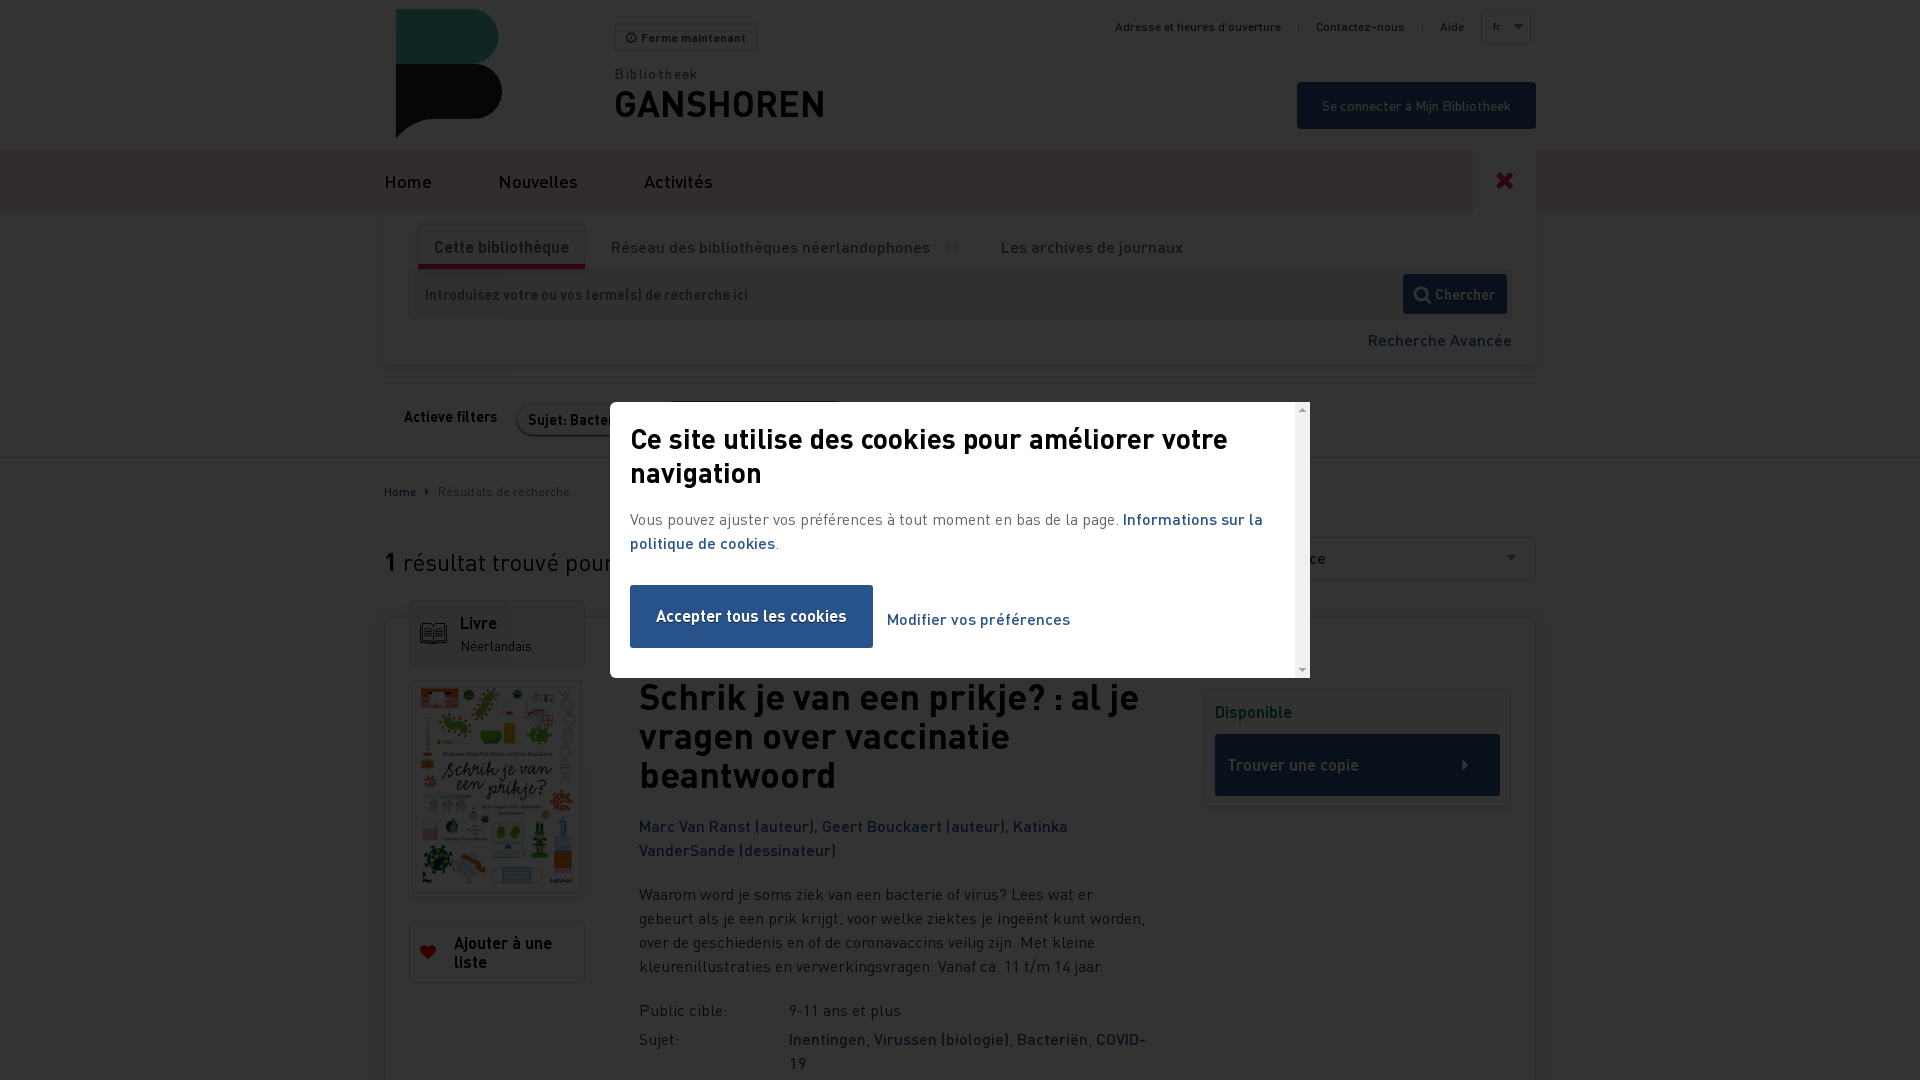  Describe the element at coordinates (1233, 558) in the screenshot. I see `'Pertinence'` at that location.